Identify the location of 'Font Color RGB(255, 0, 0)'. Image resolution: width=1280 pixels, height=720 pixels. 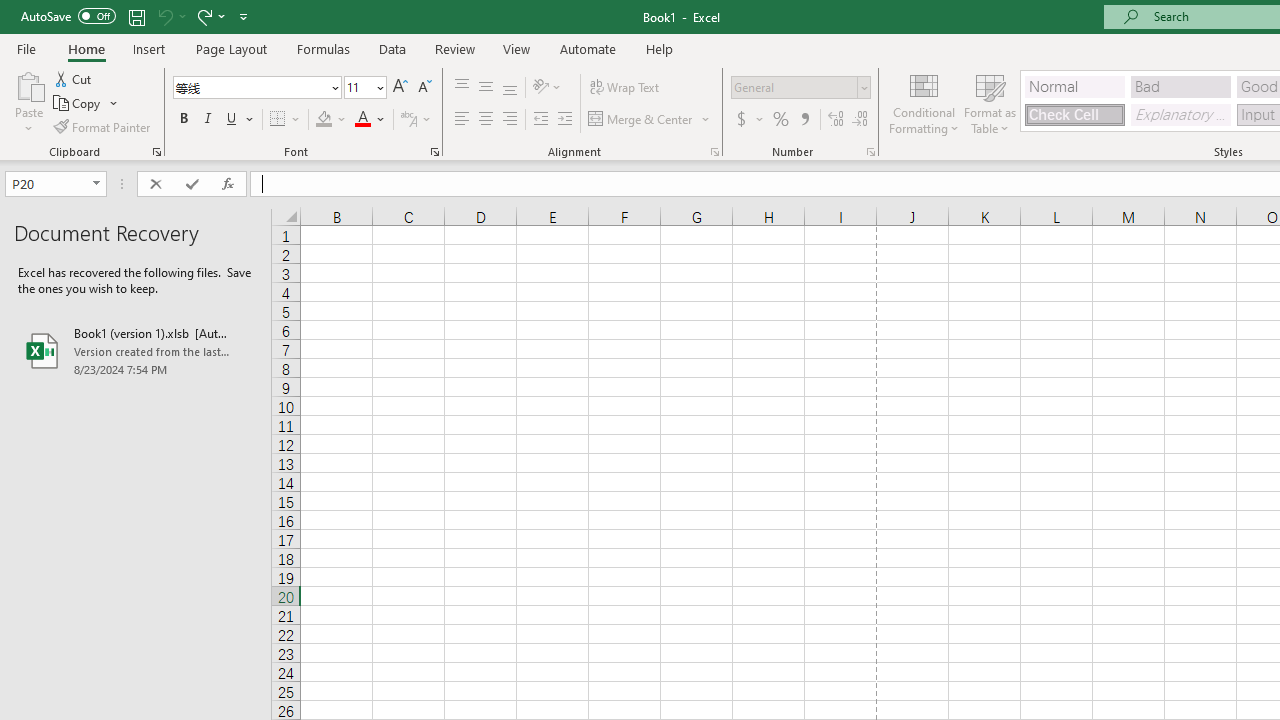
(362, 119).